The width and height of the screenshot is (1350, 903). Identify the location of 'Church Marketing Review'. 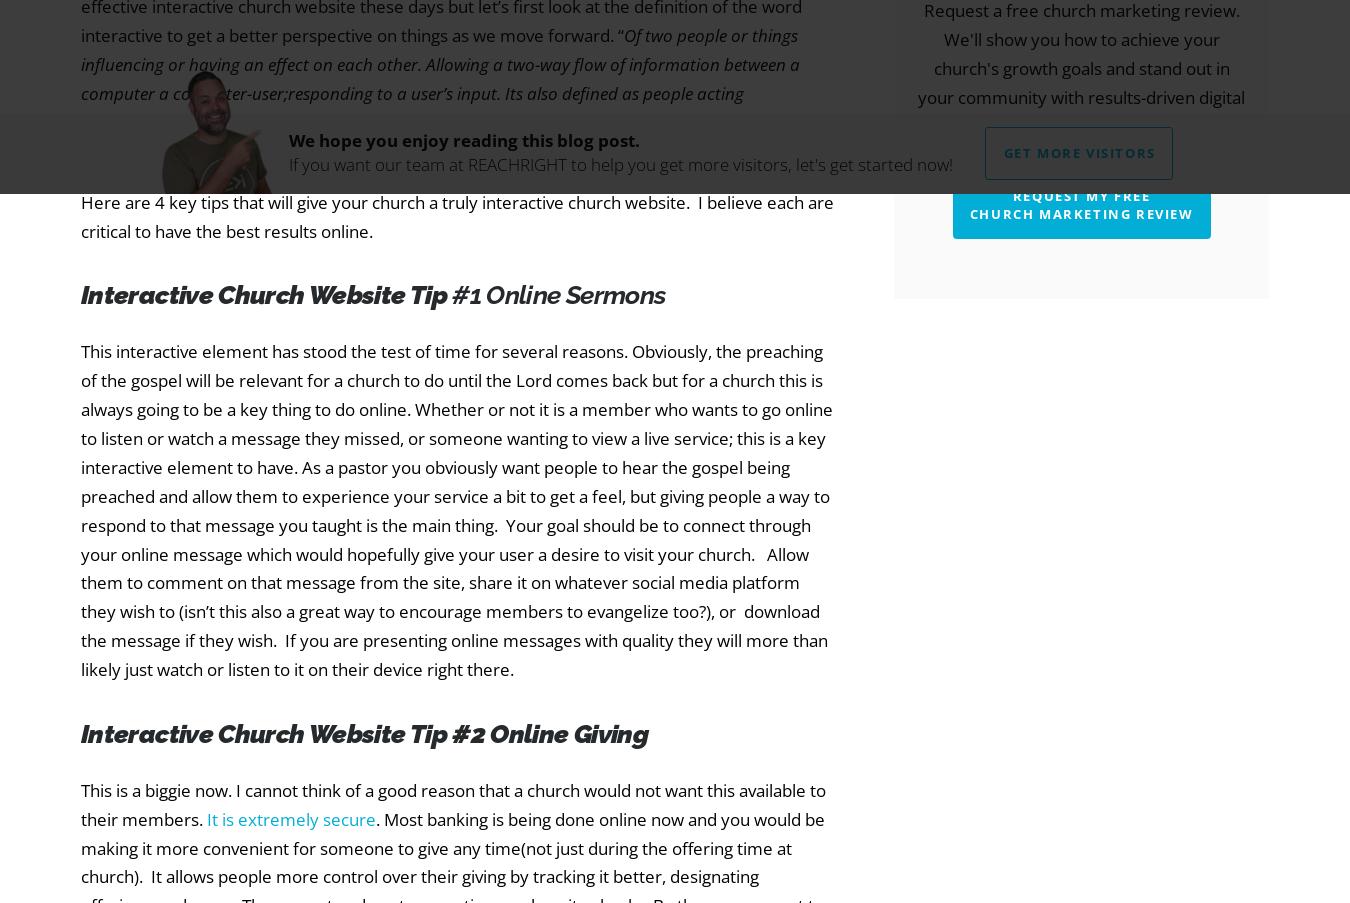
(1080, 214).